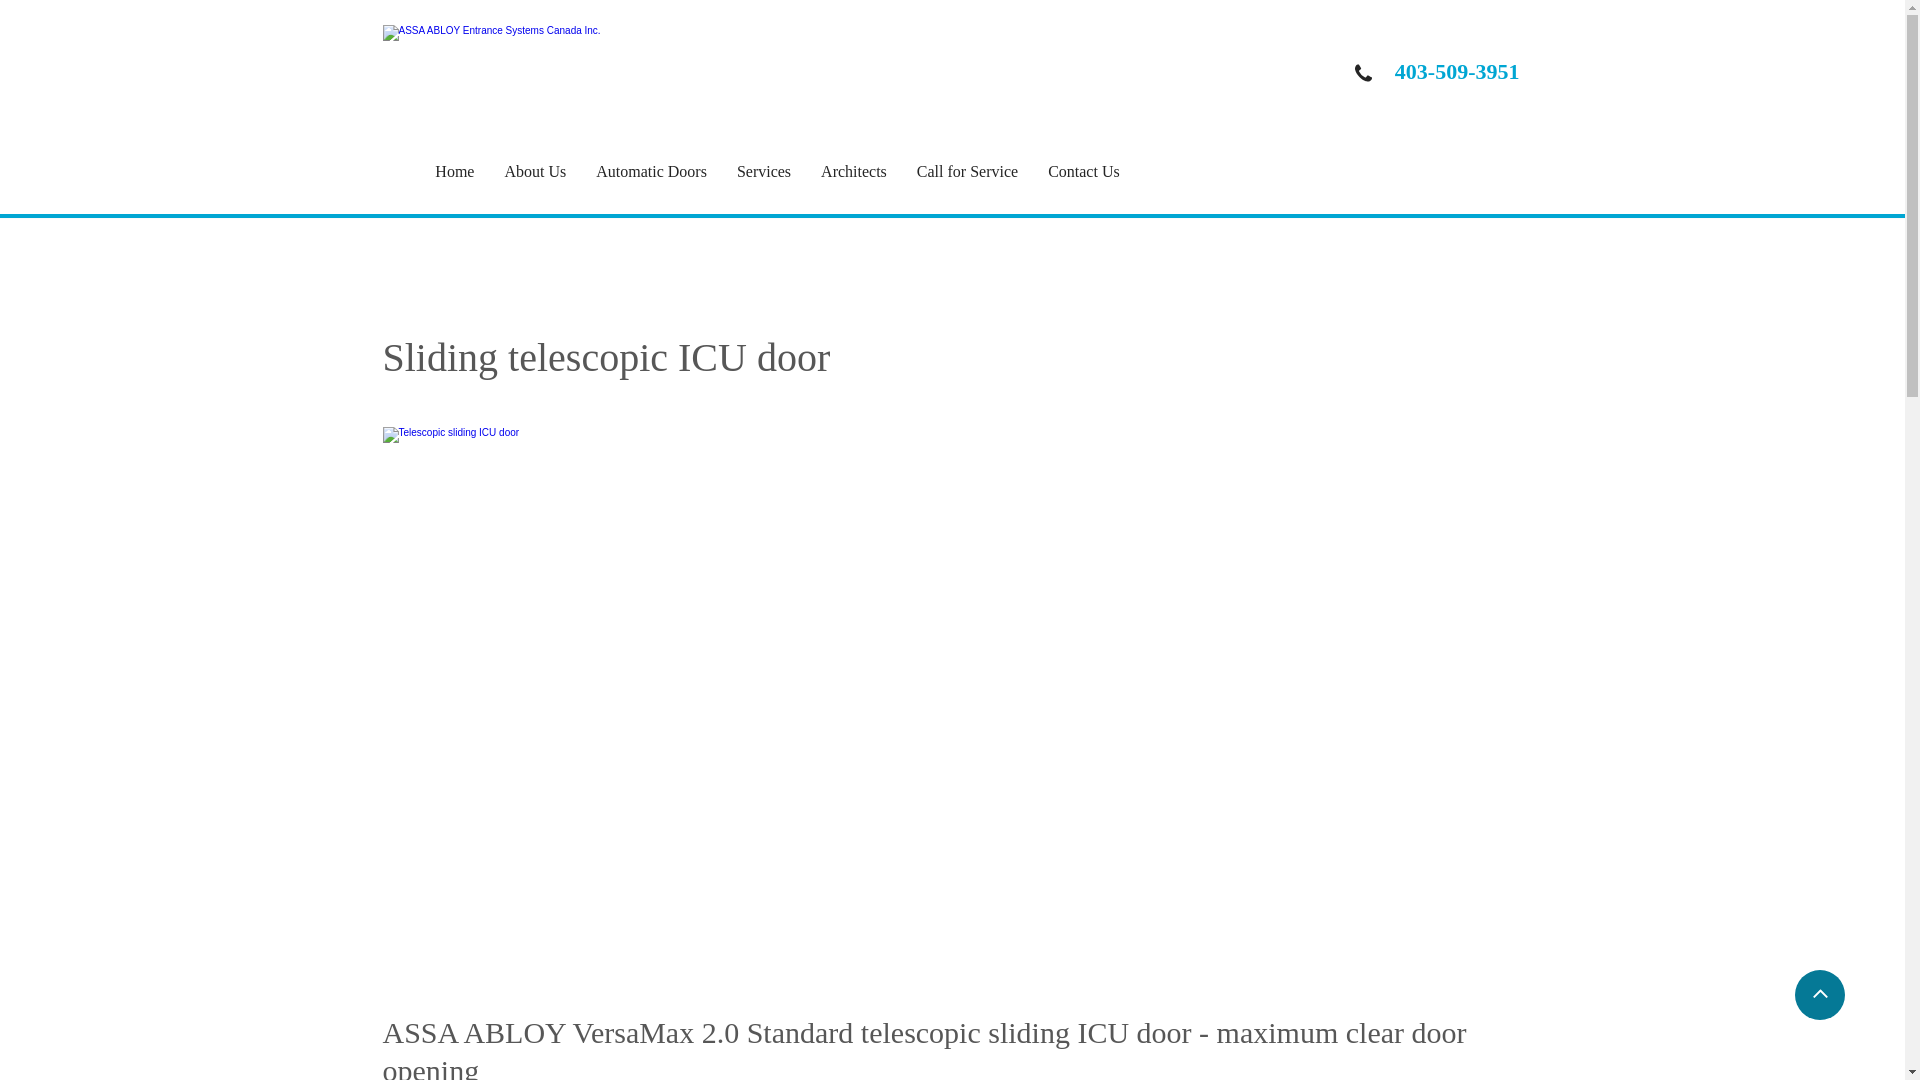  I want to click on 'Automatic Doors', so click(666, 171).